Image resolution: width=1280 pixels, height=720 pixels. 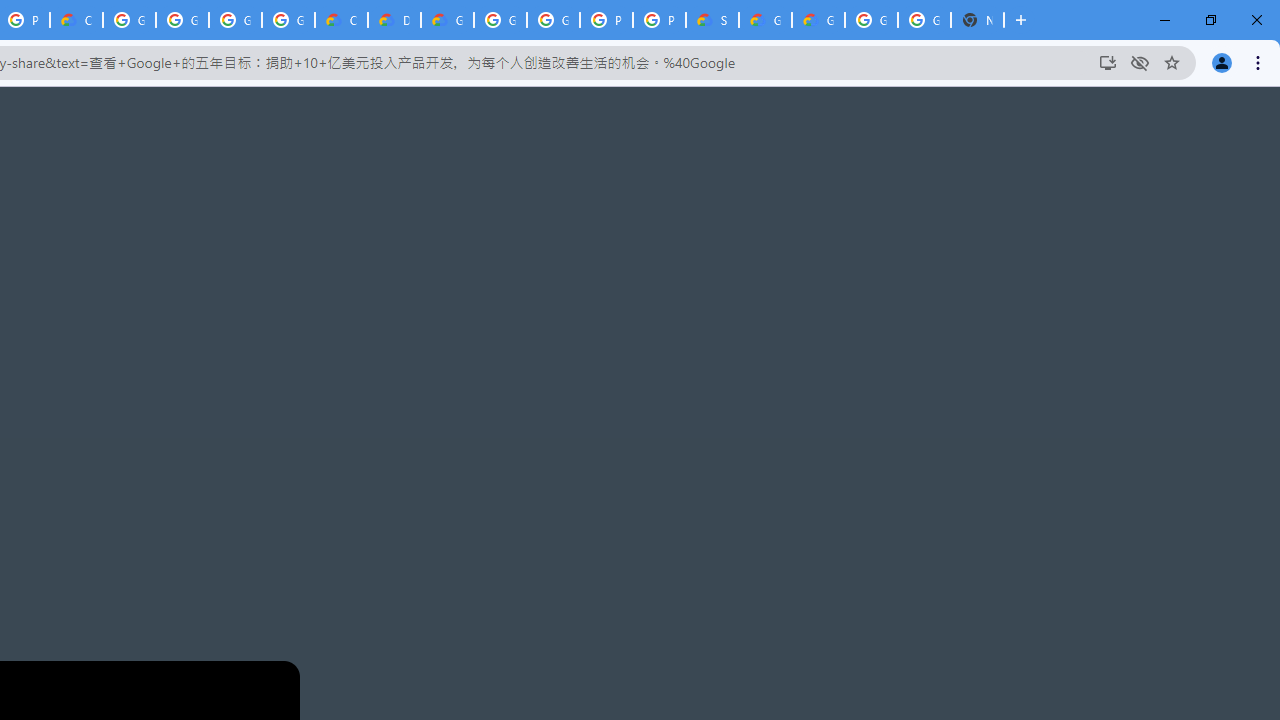 I want to click on 'Google Cloud Service Health', so click(x=764, y=20).